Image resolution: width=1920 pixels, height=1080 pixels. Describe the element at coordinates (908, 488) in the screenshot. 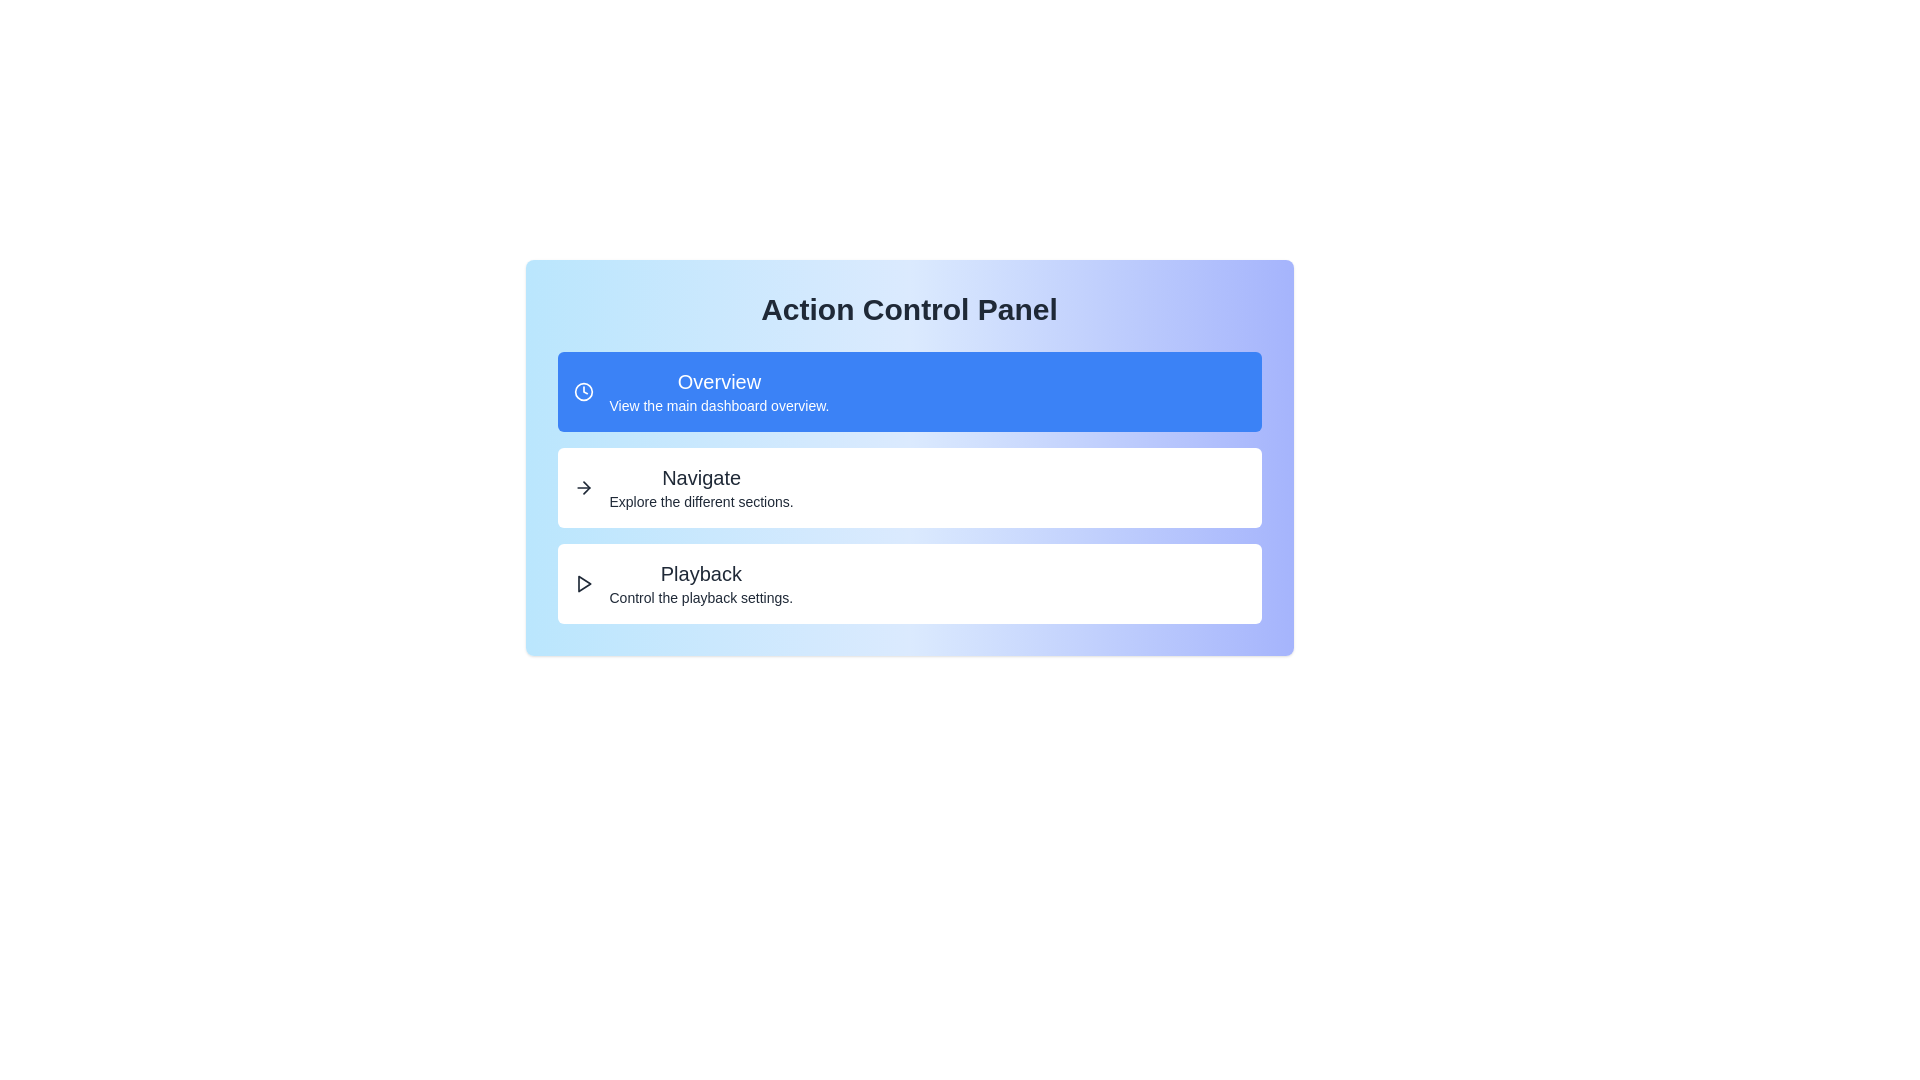

I see `the interactive list item or button that provides access to the navigation section, positioned as the second option in the vertical list between 'Overview' and 'Playback'` at that location.